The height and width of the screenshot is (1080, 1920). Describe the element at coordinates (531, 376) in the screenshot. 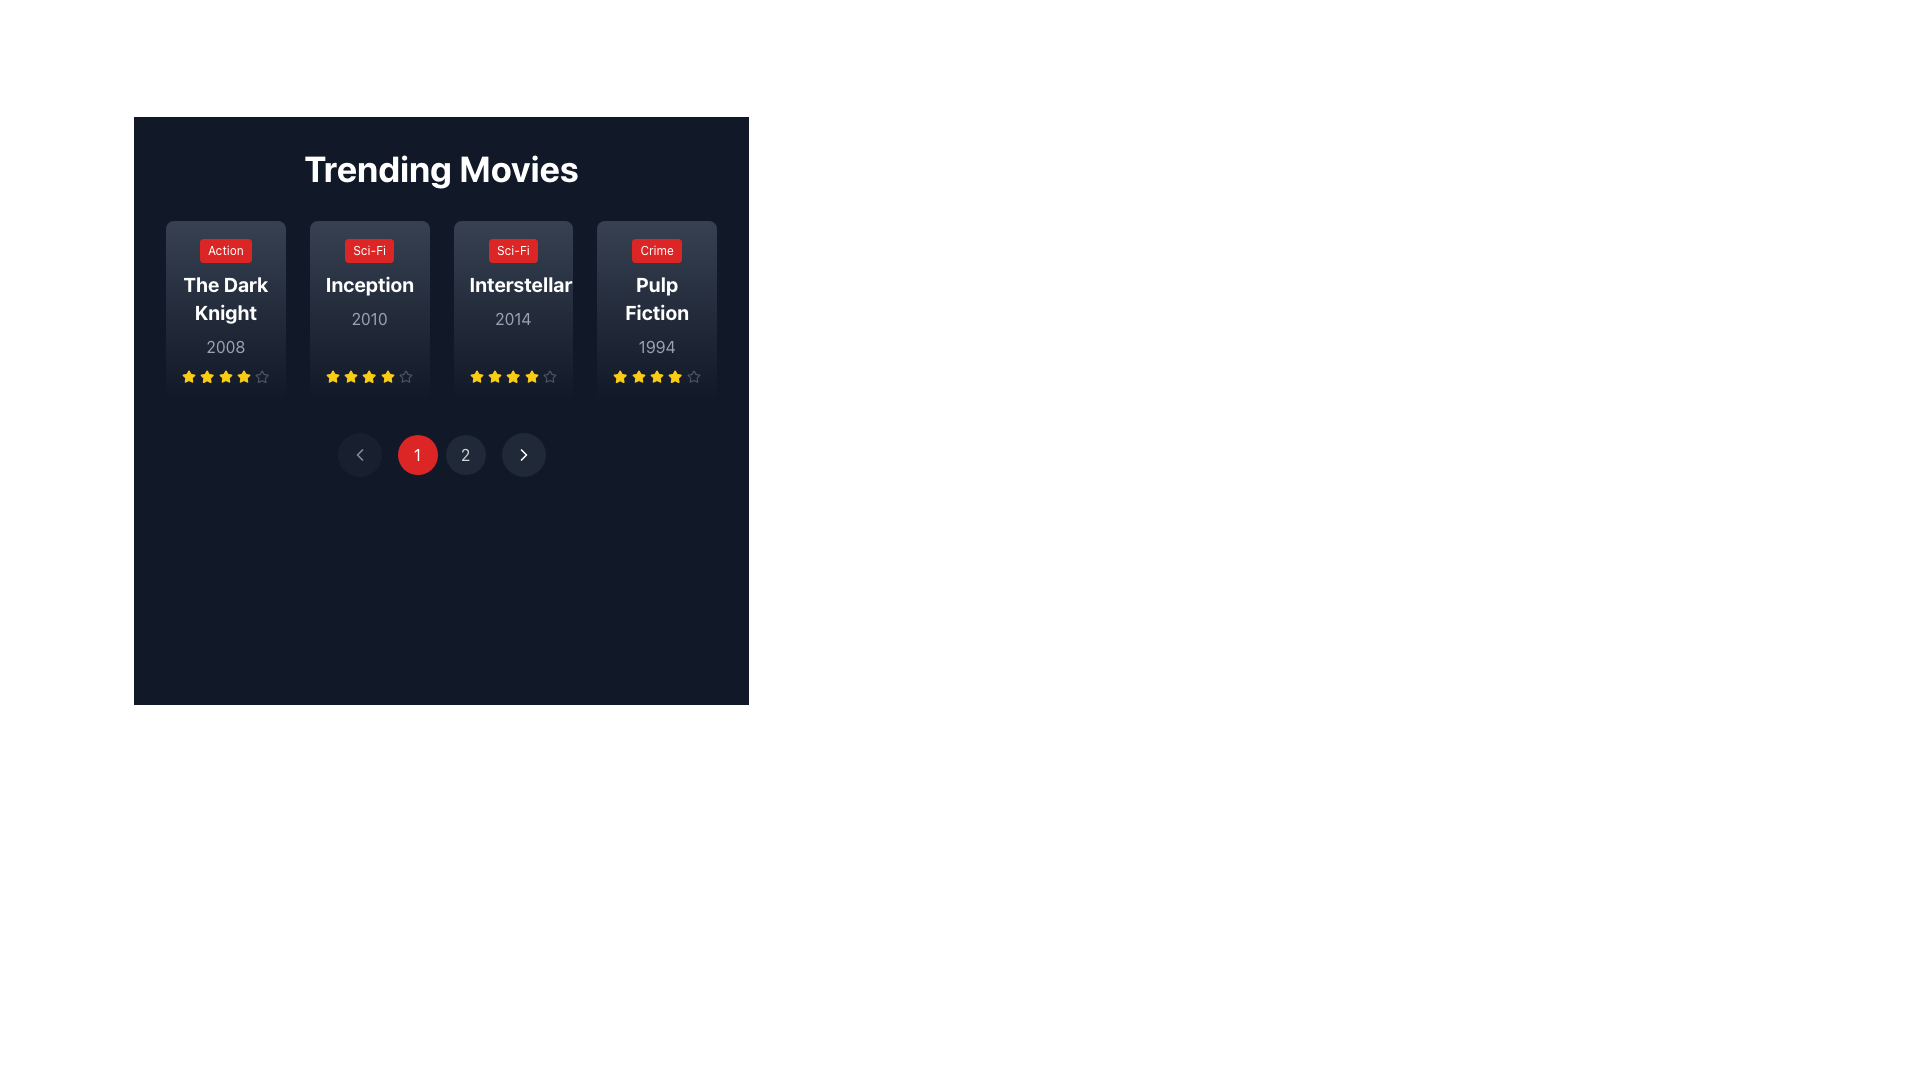

I see `the sixth yellow star icon in the rating system for the 'Interstellar' movie` at that location.